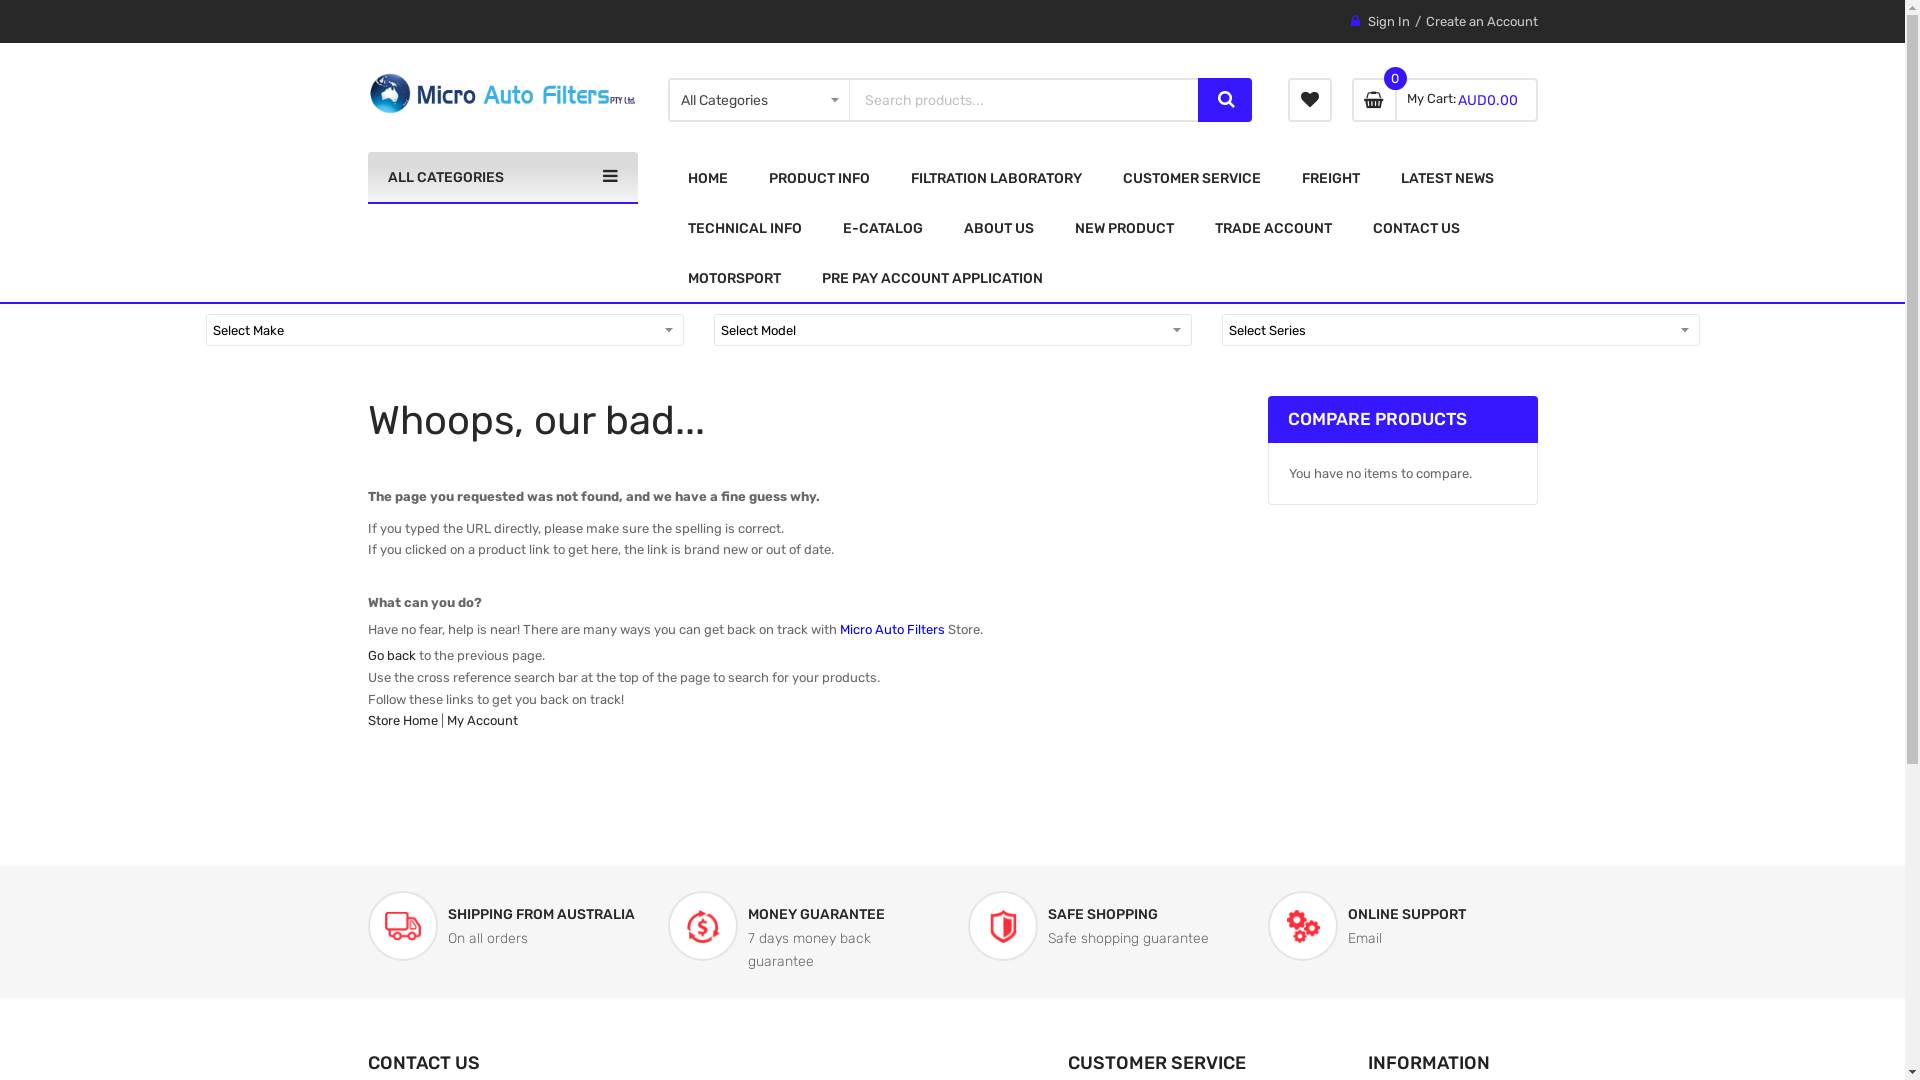 The height and width of the screenshot is (1080, 1920). What do you see at coordinates (995, 176) in the screenshot?
I see `'FILTRATION LABORATORY'` at bounding box center [995, 176].